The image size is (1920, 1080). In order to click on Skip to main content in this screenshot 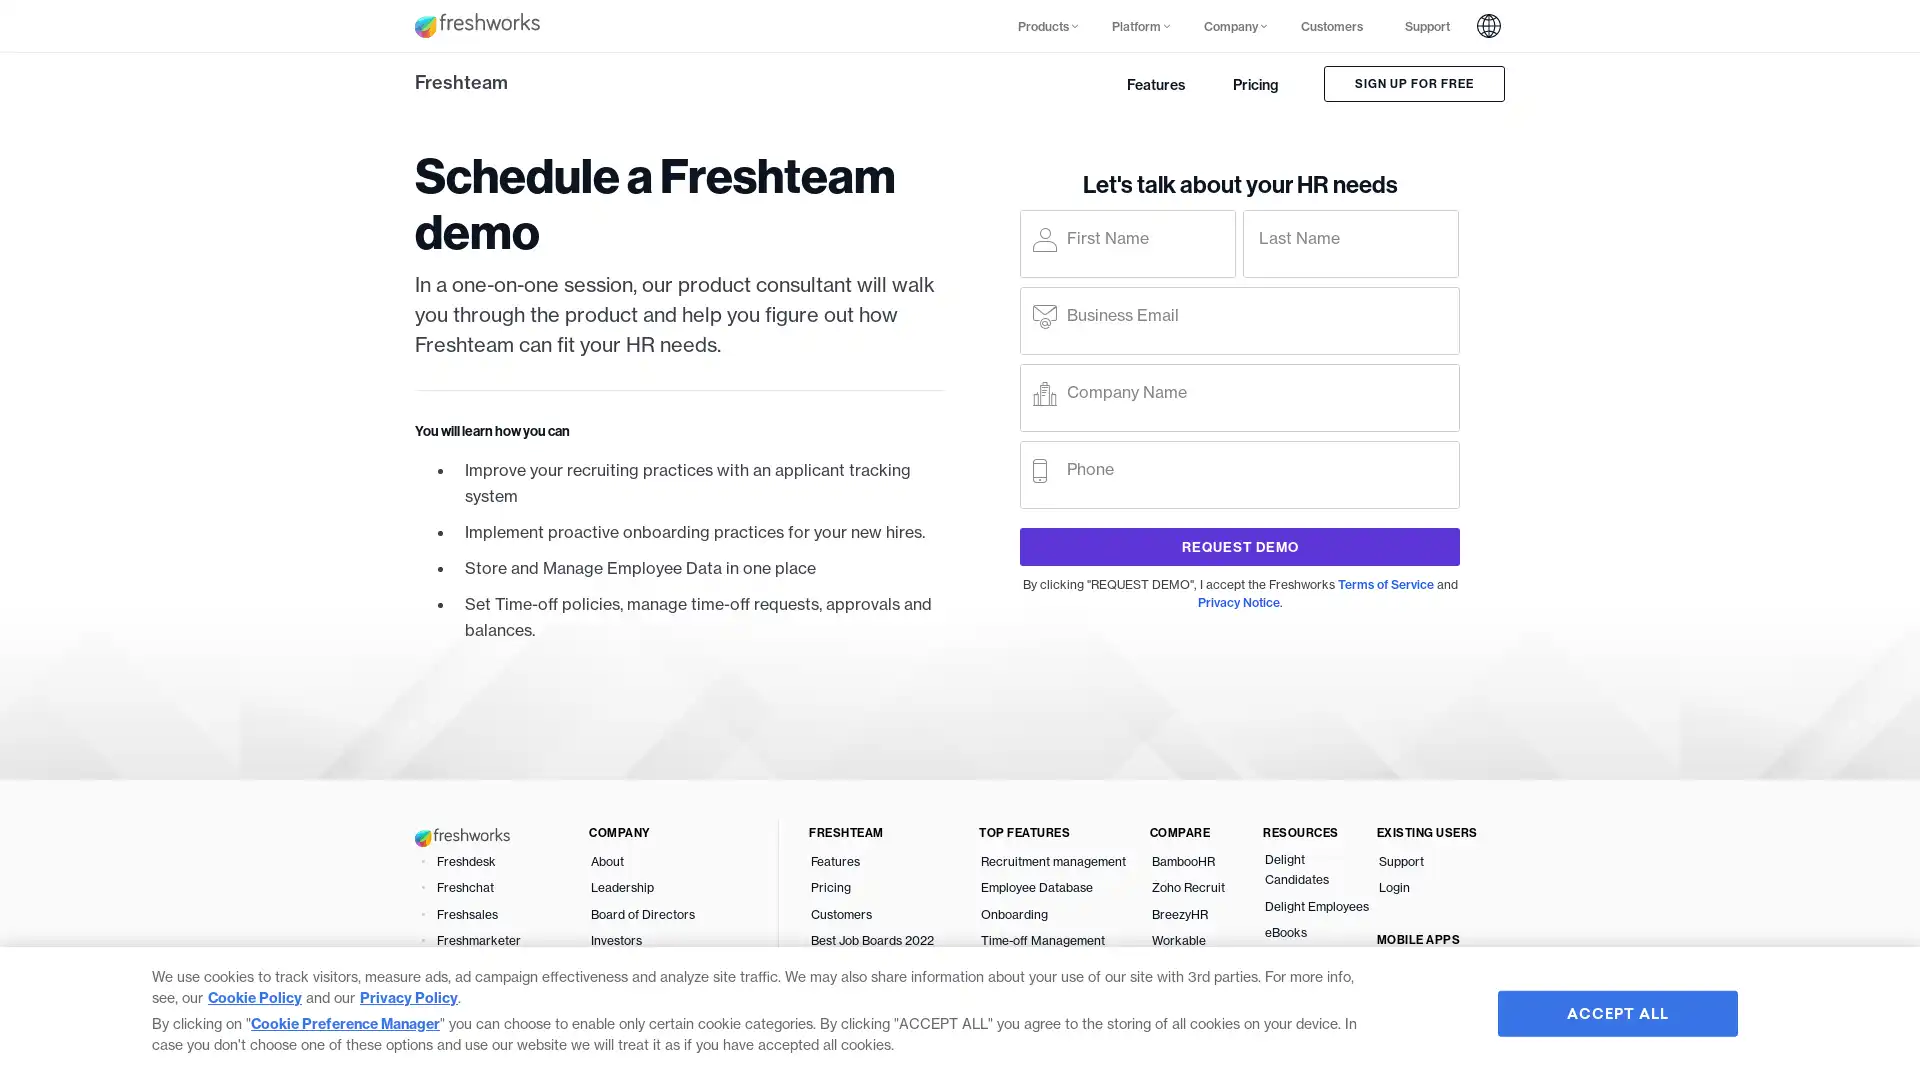, I will do `click(323, 24)`.